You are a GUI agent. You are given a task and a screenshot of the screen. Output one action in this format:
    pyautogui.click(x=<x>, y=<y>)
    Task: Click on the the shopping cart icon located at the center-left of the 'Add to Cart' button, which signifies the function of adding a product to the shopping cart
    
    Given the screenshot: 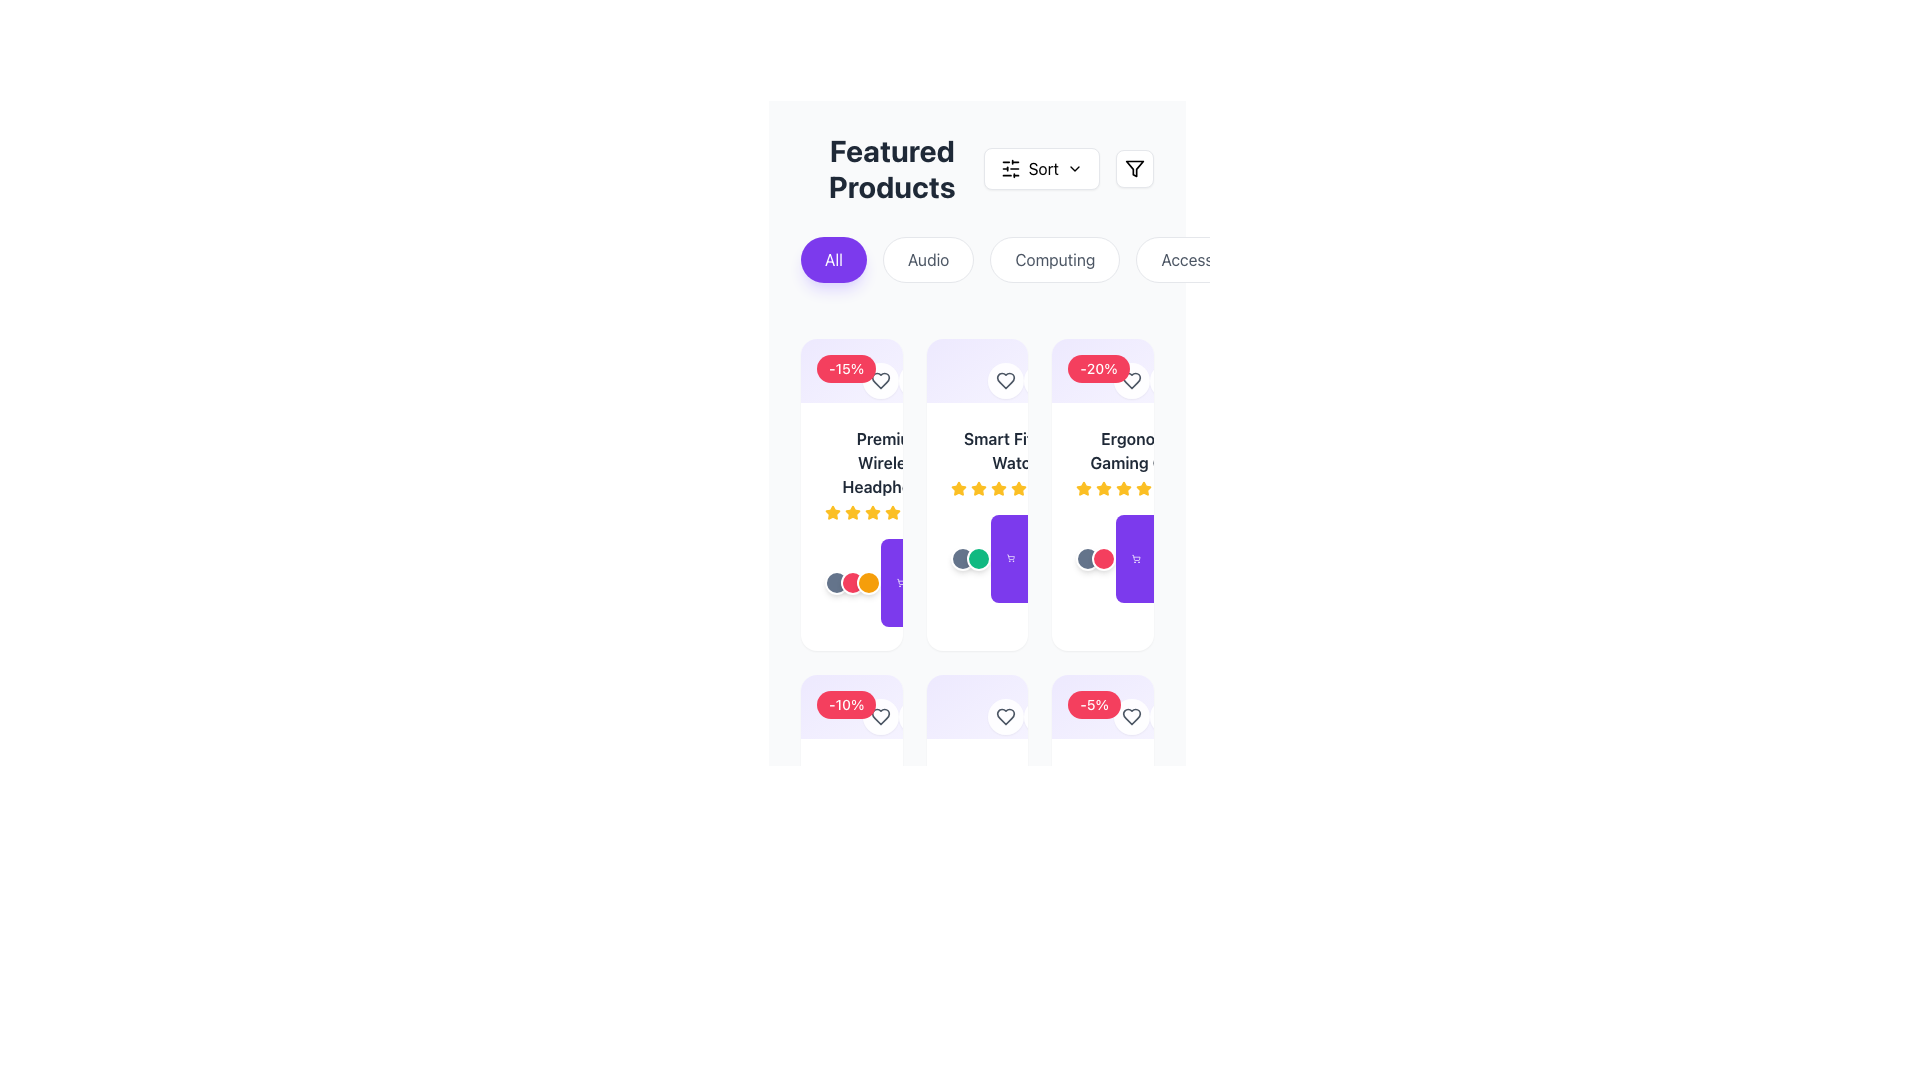 What is the action you would take?
    pyautogui.click(x=1136, y=559)
    